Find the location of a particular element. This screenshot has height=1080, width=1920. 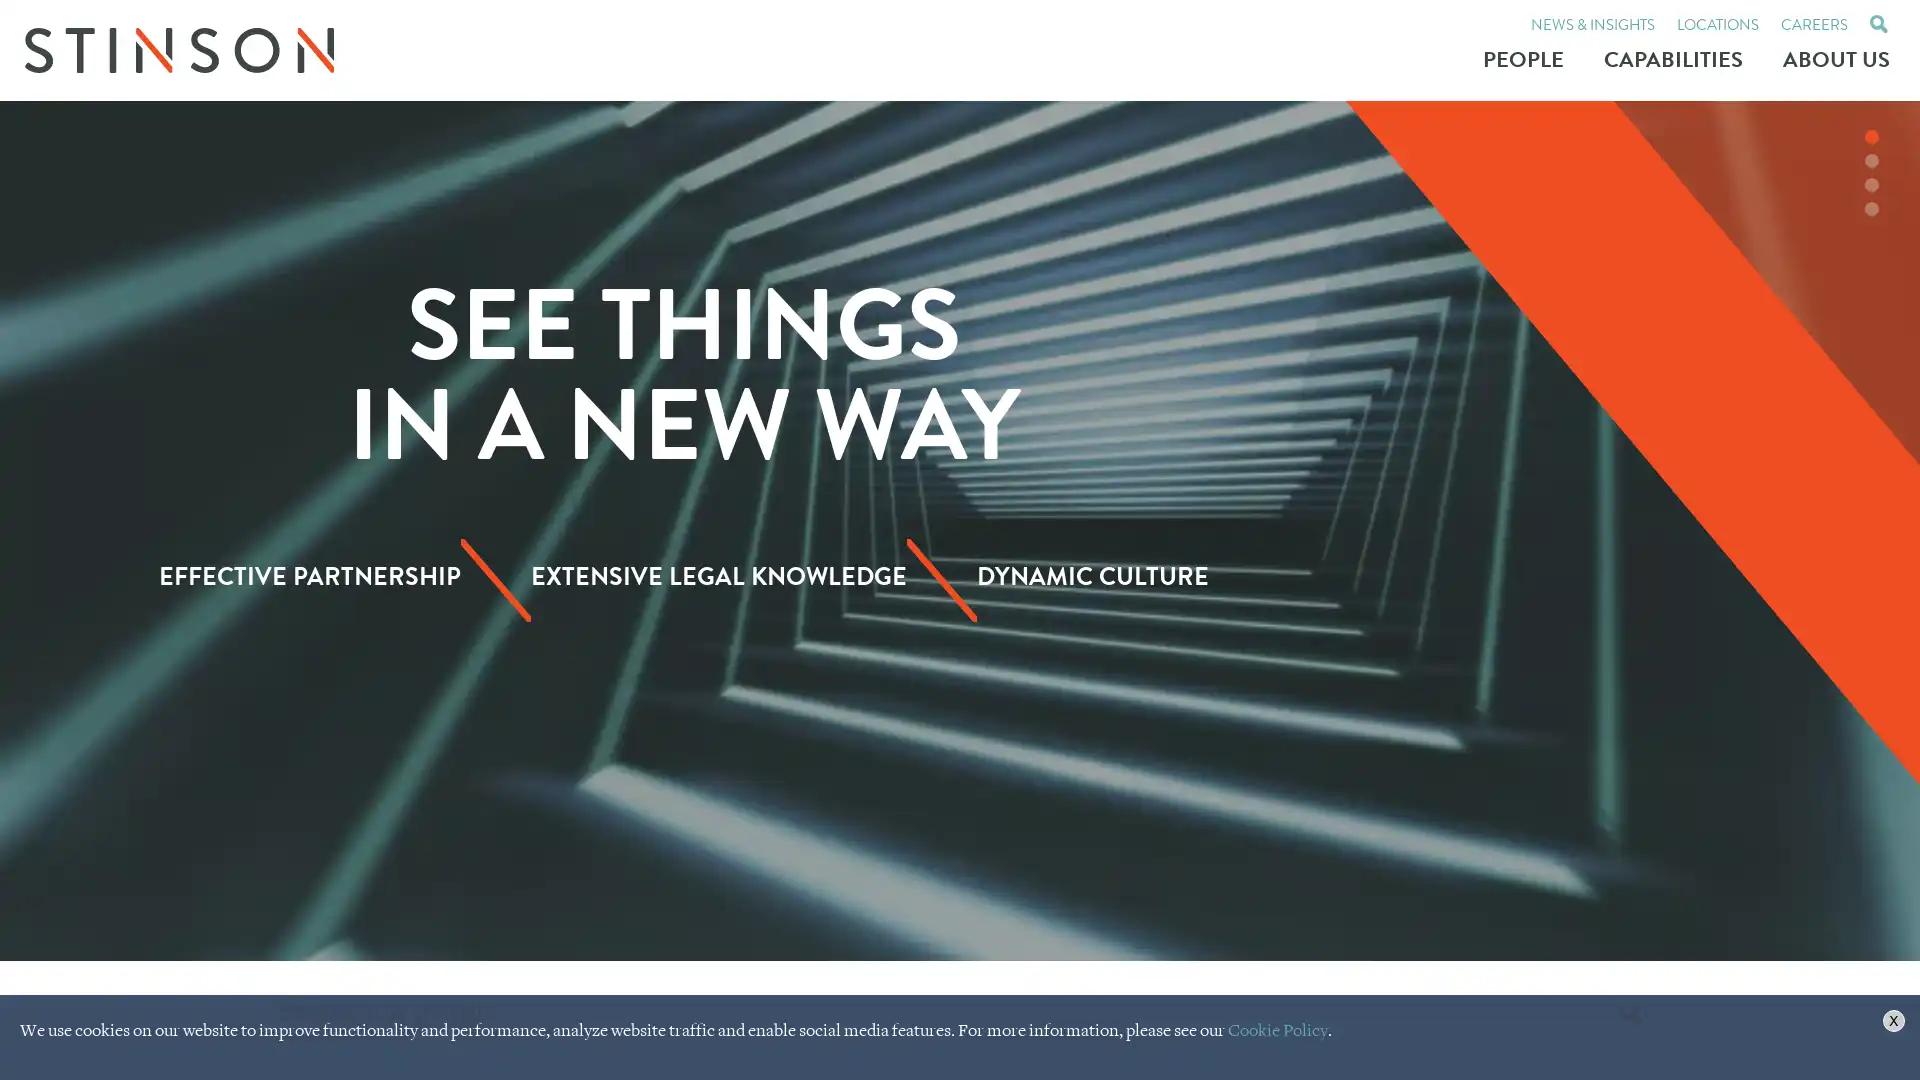

2 is located at coordinates (1871, 160).